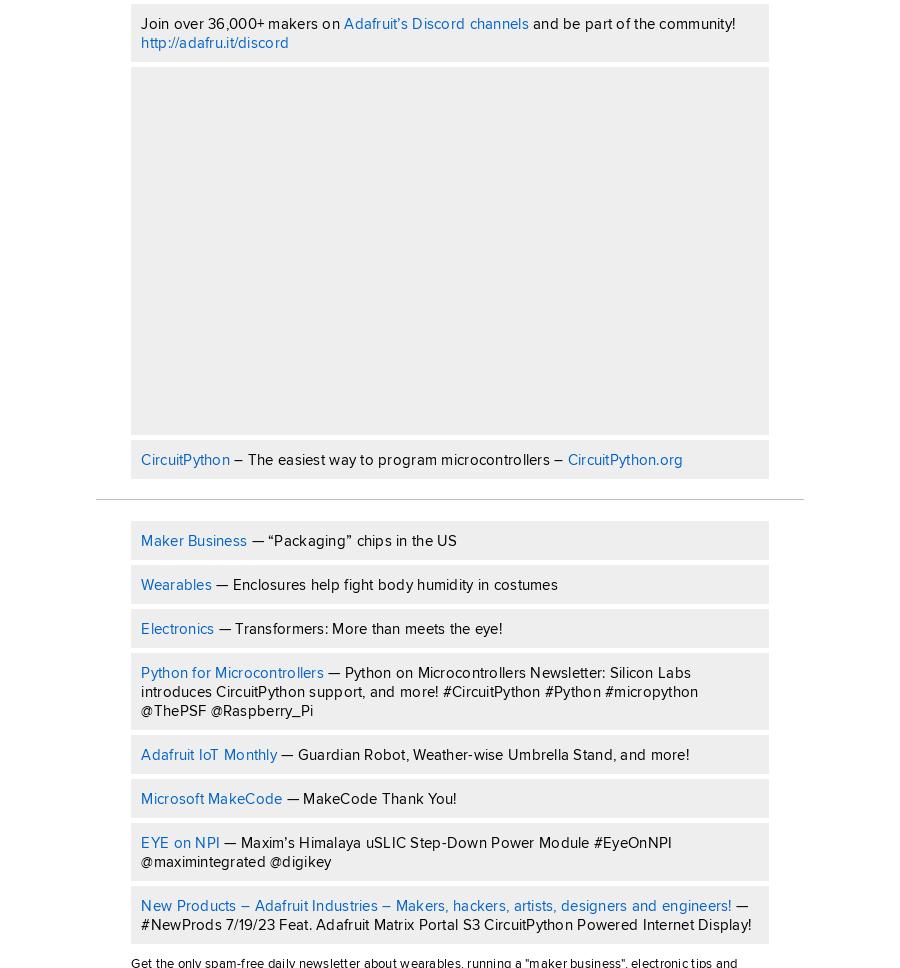 The width and height of the screenshot is (900, 968). Describe the element at coordinates (631, 23) in the screenshot. I see `'and be part of the community!'` at that location.